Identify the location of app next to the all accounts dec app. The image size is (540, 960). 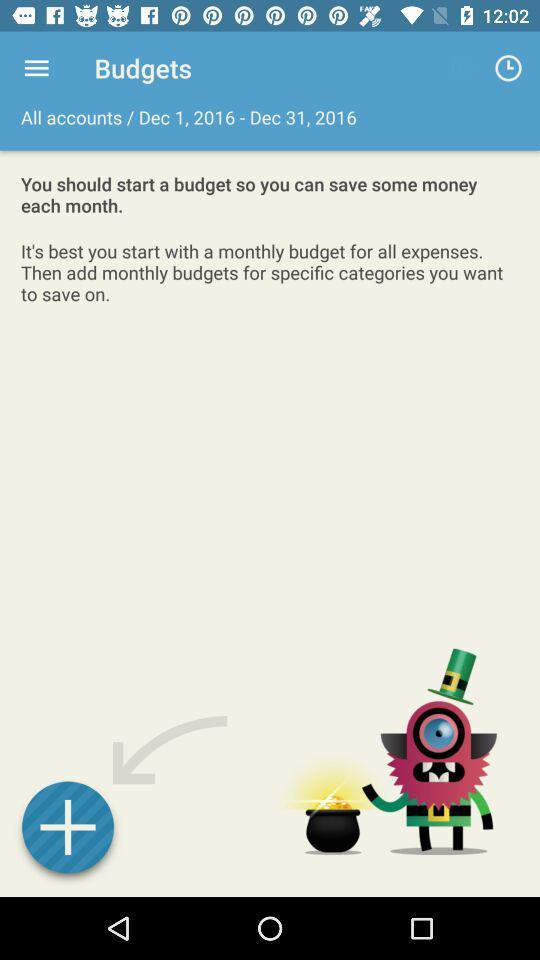
(508, 68).